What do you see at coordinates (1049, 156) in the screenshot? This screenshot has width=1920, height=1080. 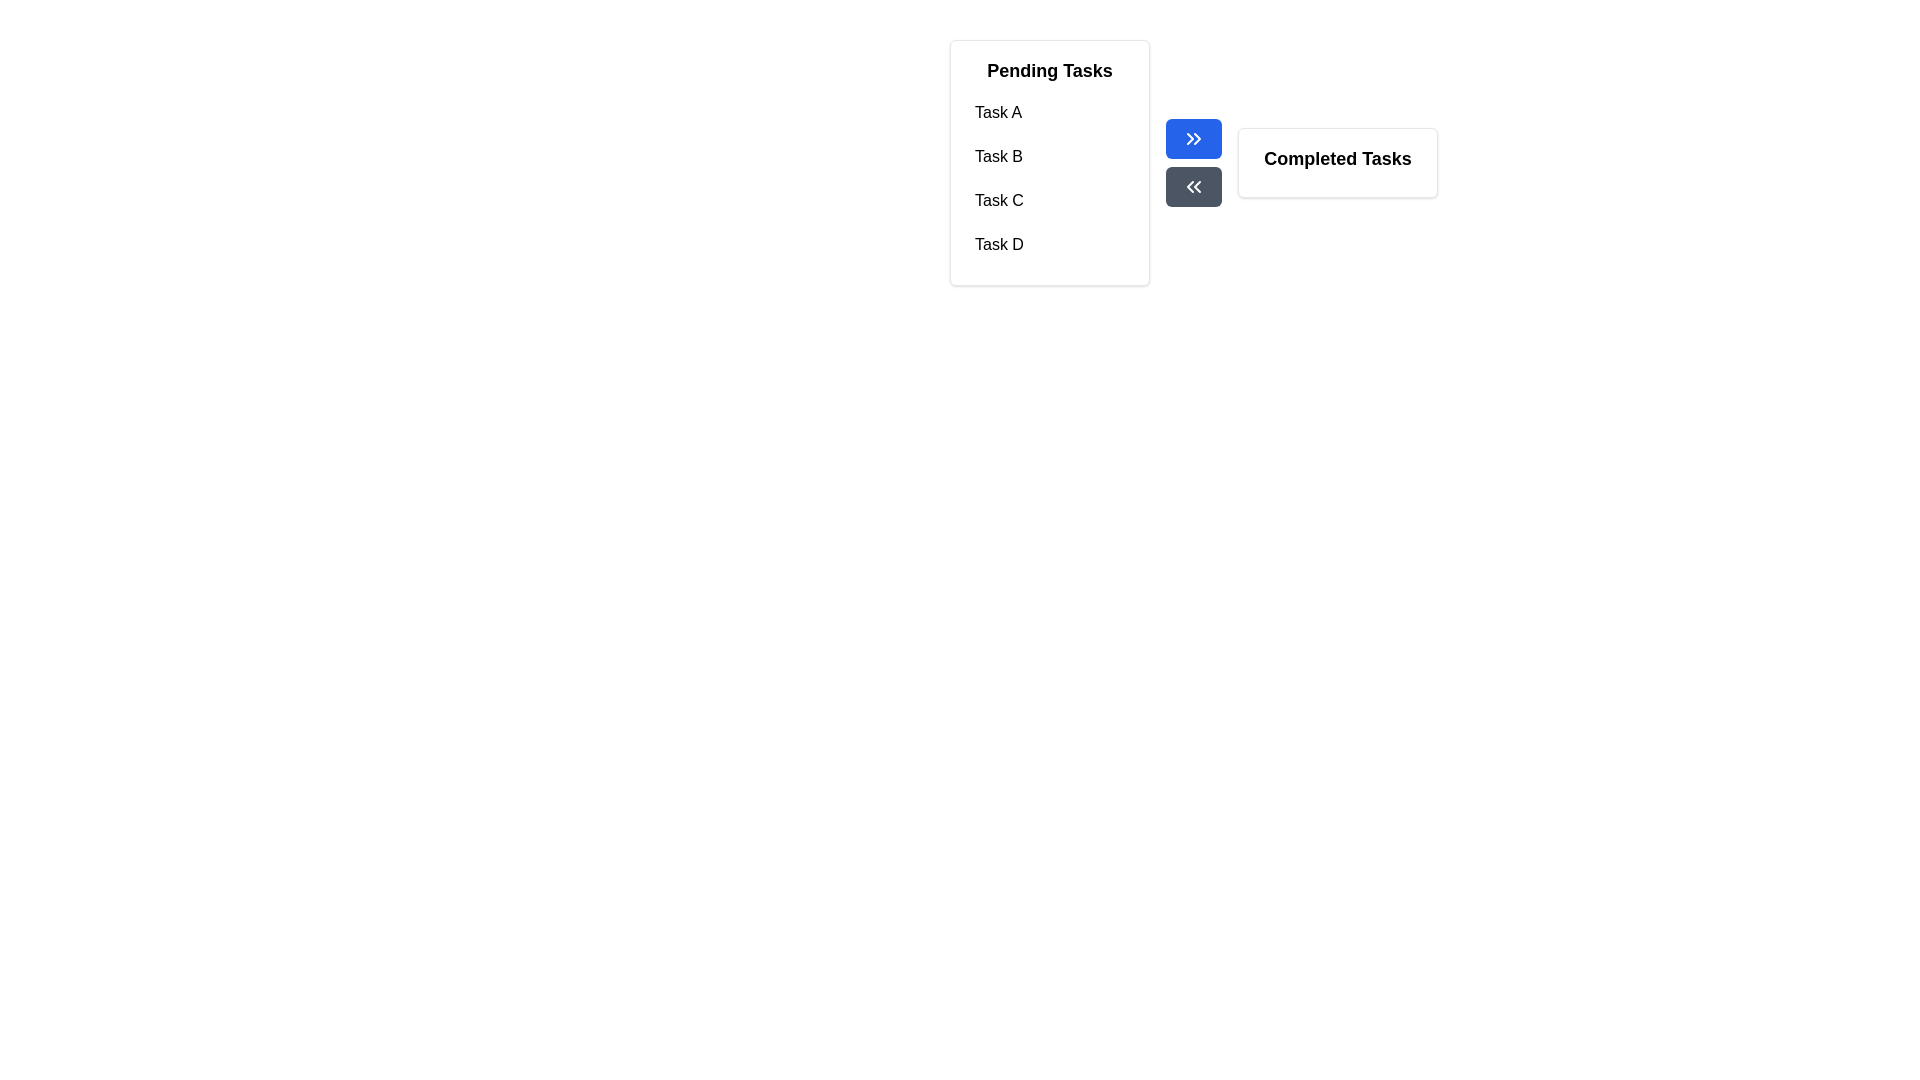 I see `the second item in the 'Pending Tasks' list, which is located below 'Task A' and above 'Task C'` at bounding box center [1049, 156].